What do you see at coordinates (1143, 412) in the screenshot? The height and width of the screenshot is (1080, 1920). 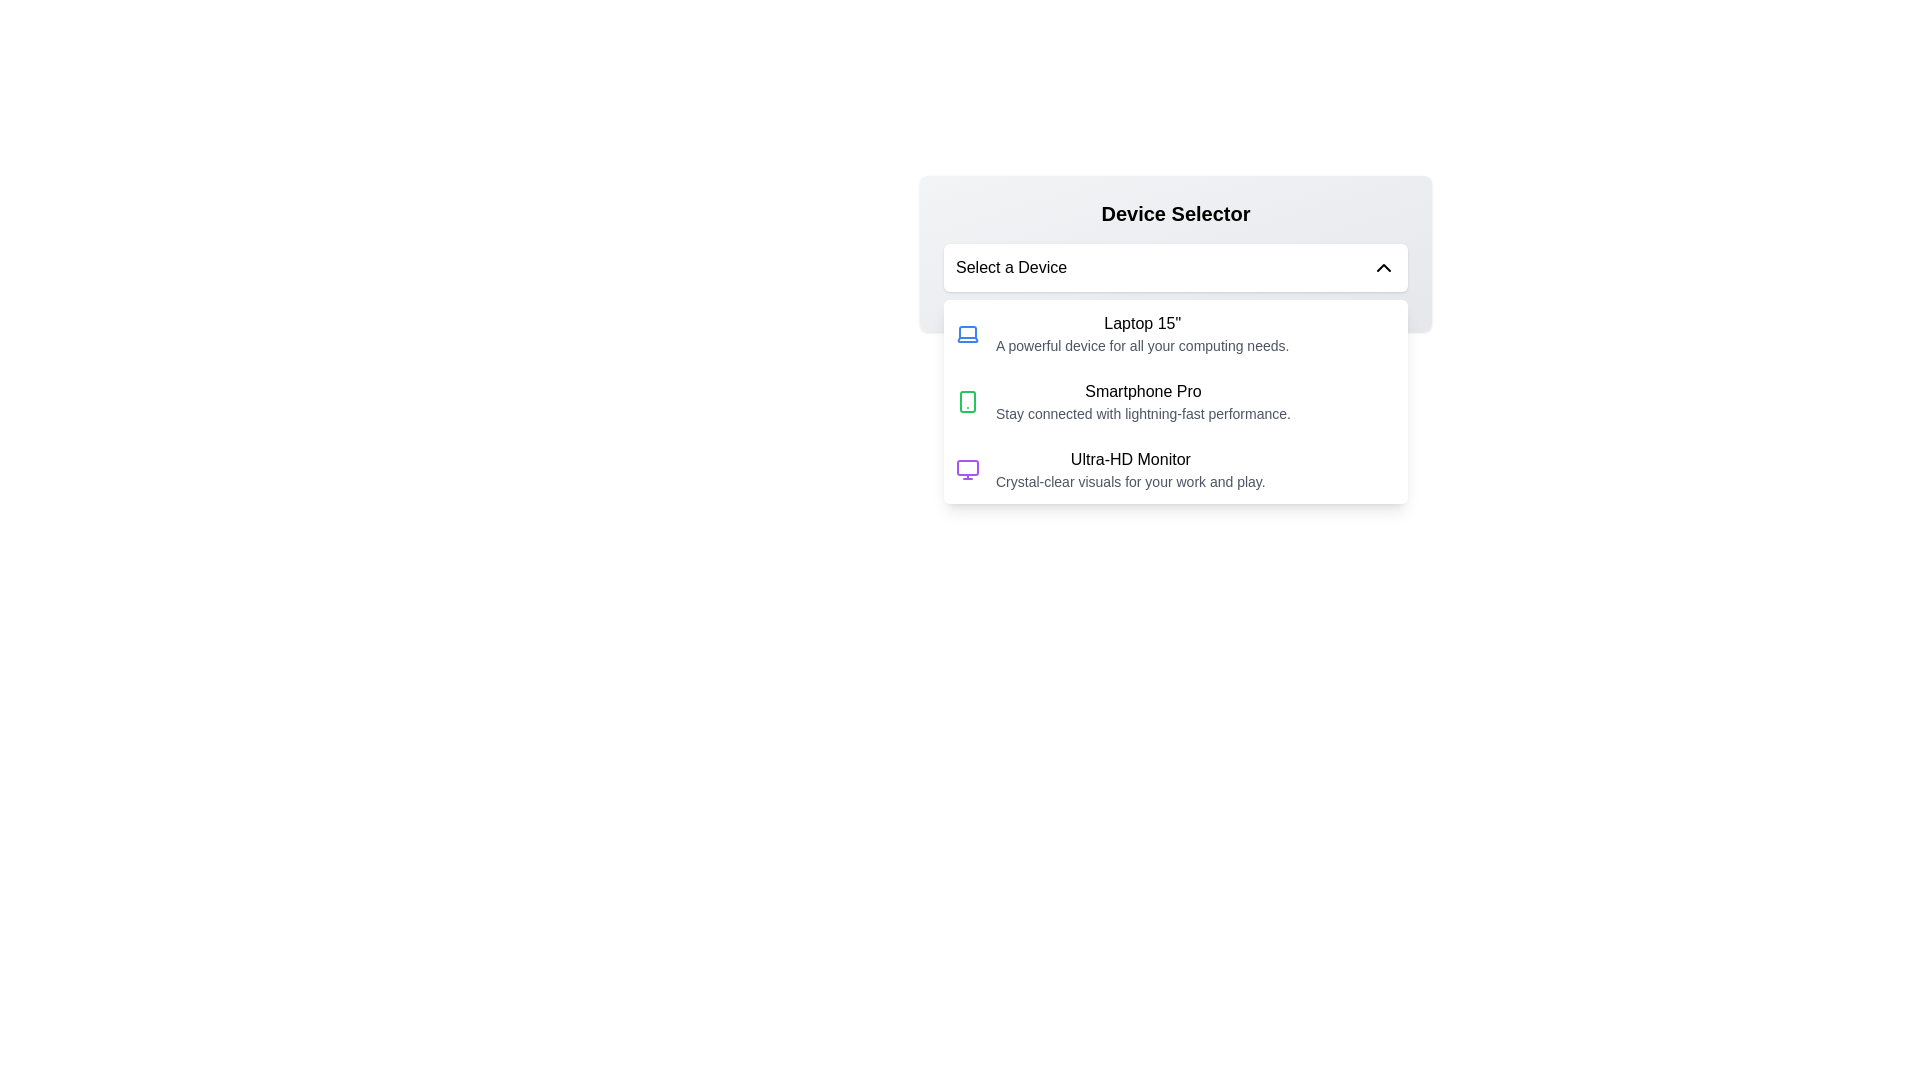 I see `the descriptive text label for 'Smartphone Pro' located beneath the title in the 'Device Selector' drop-down menu` at bounding box center [1143, 412].